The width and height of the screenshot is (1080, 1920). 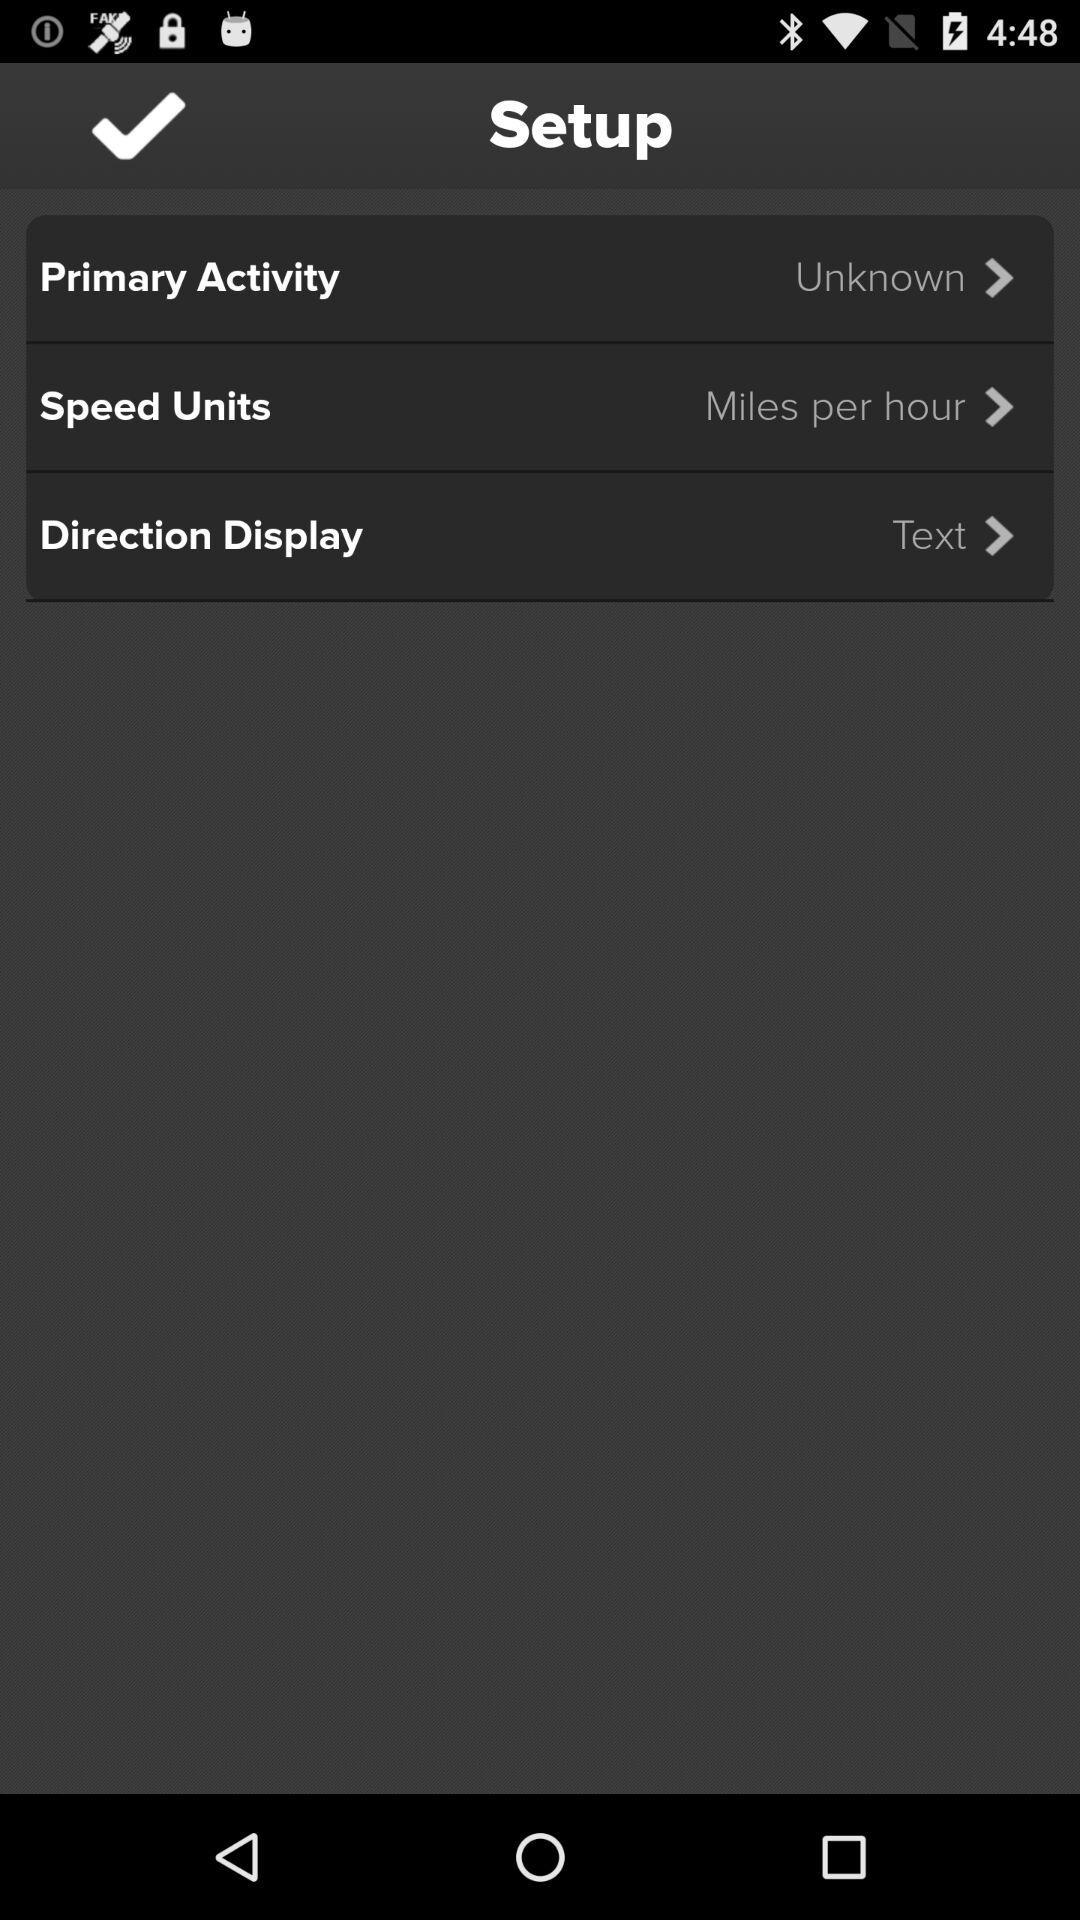 I want to click on the unknown icon, so click(x=917, y=277).